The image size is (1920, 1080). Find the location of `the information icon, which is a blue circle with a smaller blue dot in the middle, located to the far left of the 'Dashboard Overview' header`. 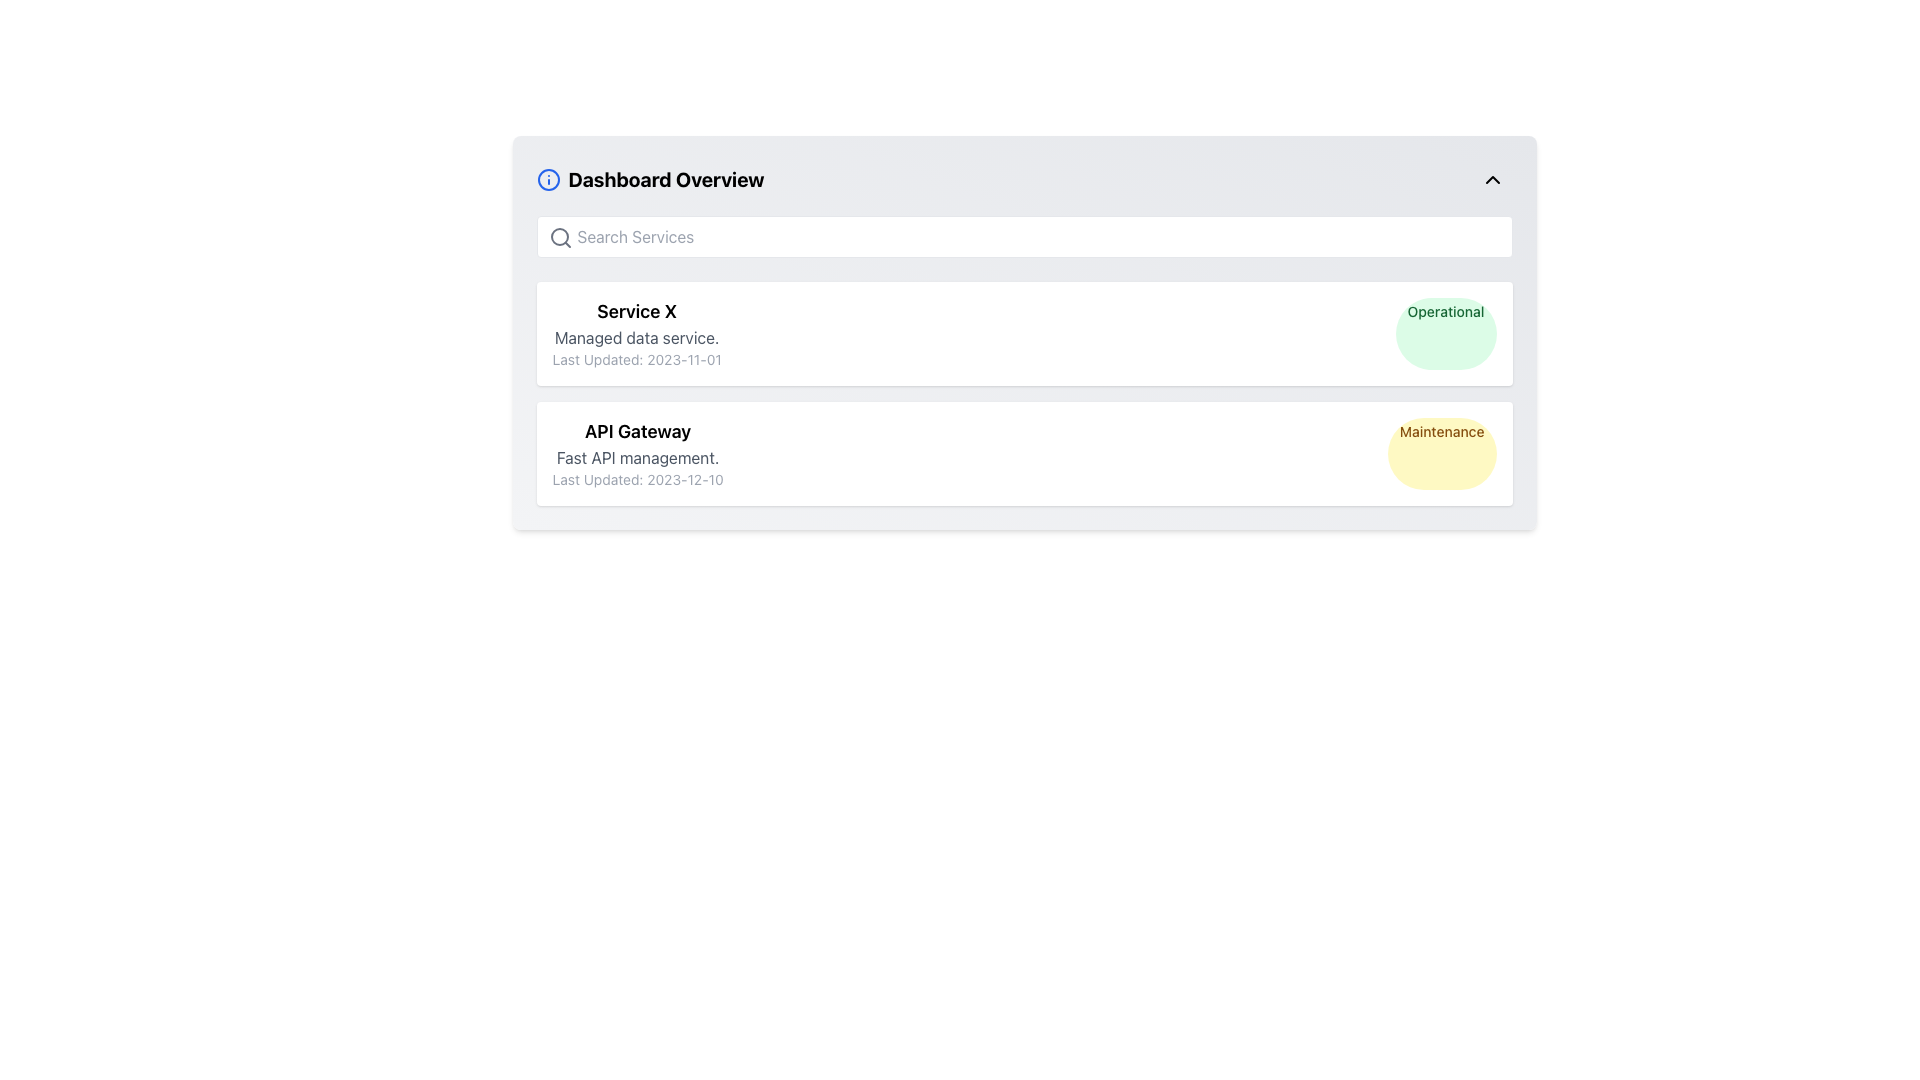

the information icon, which is a blue circle with a smaller blue dot in the middle, located to the far left of the 'Dashboard Overview' header is located at coordinates (548, 180).